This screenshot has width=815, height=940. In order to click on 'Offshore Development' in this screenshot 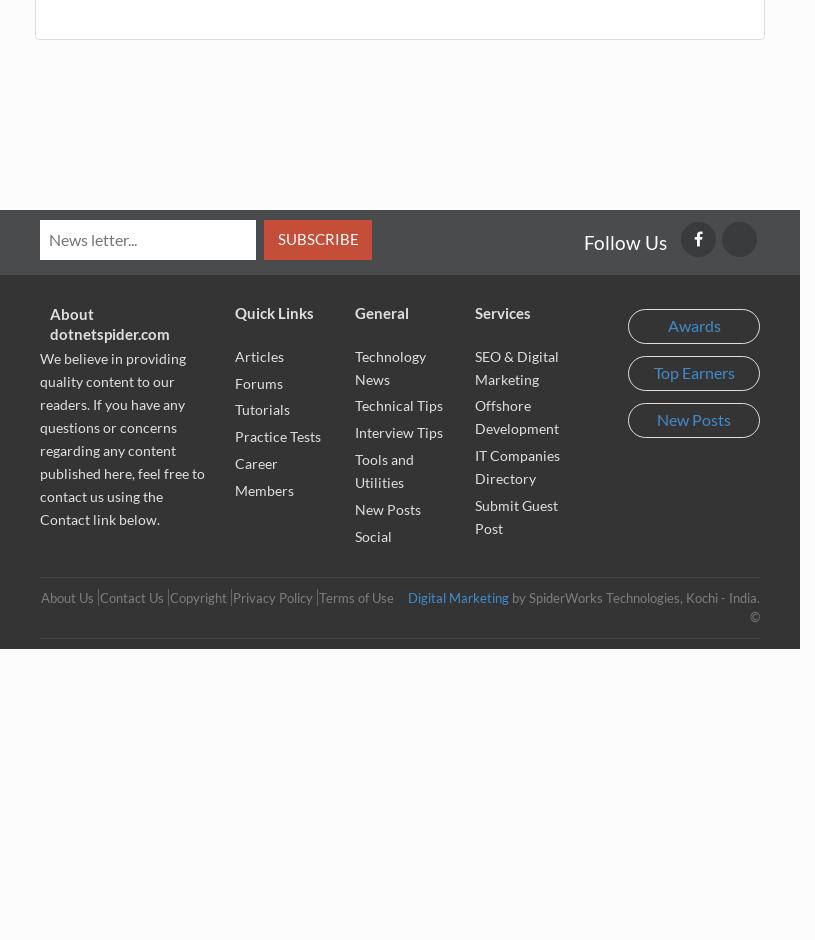, I will do `click(517, 416)`.